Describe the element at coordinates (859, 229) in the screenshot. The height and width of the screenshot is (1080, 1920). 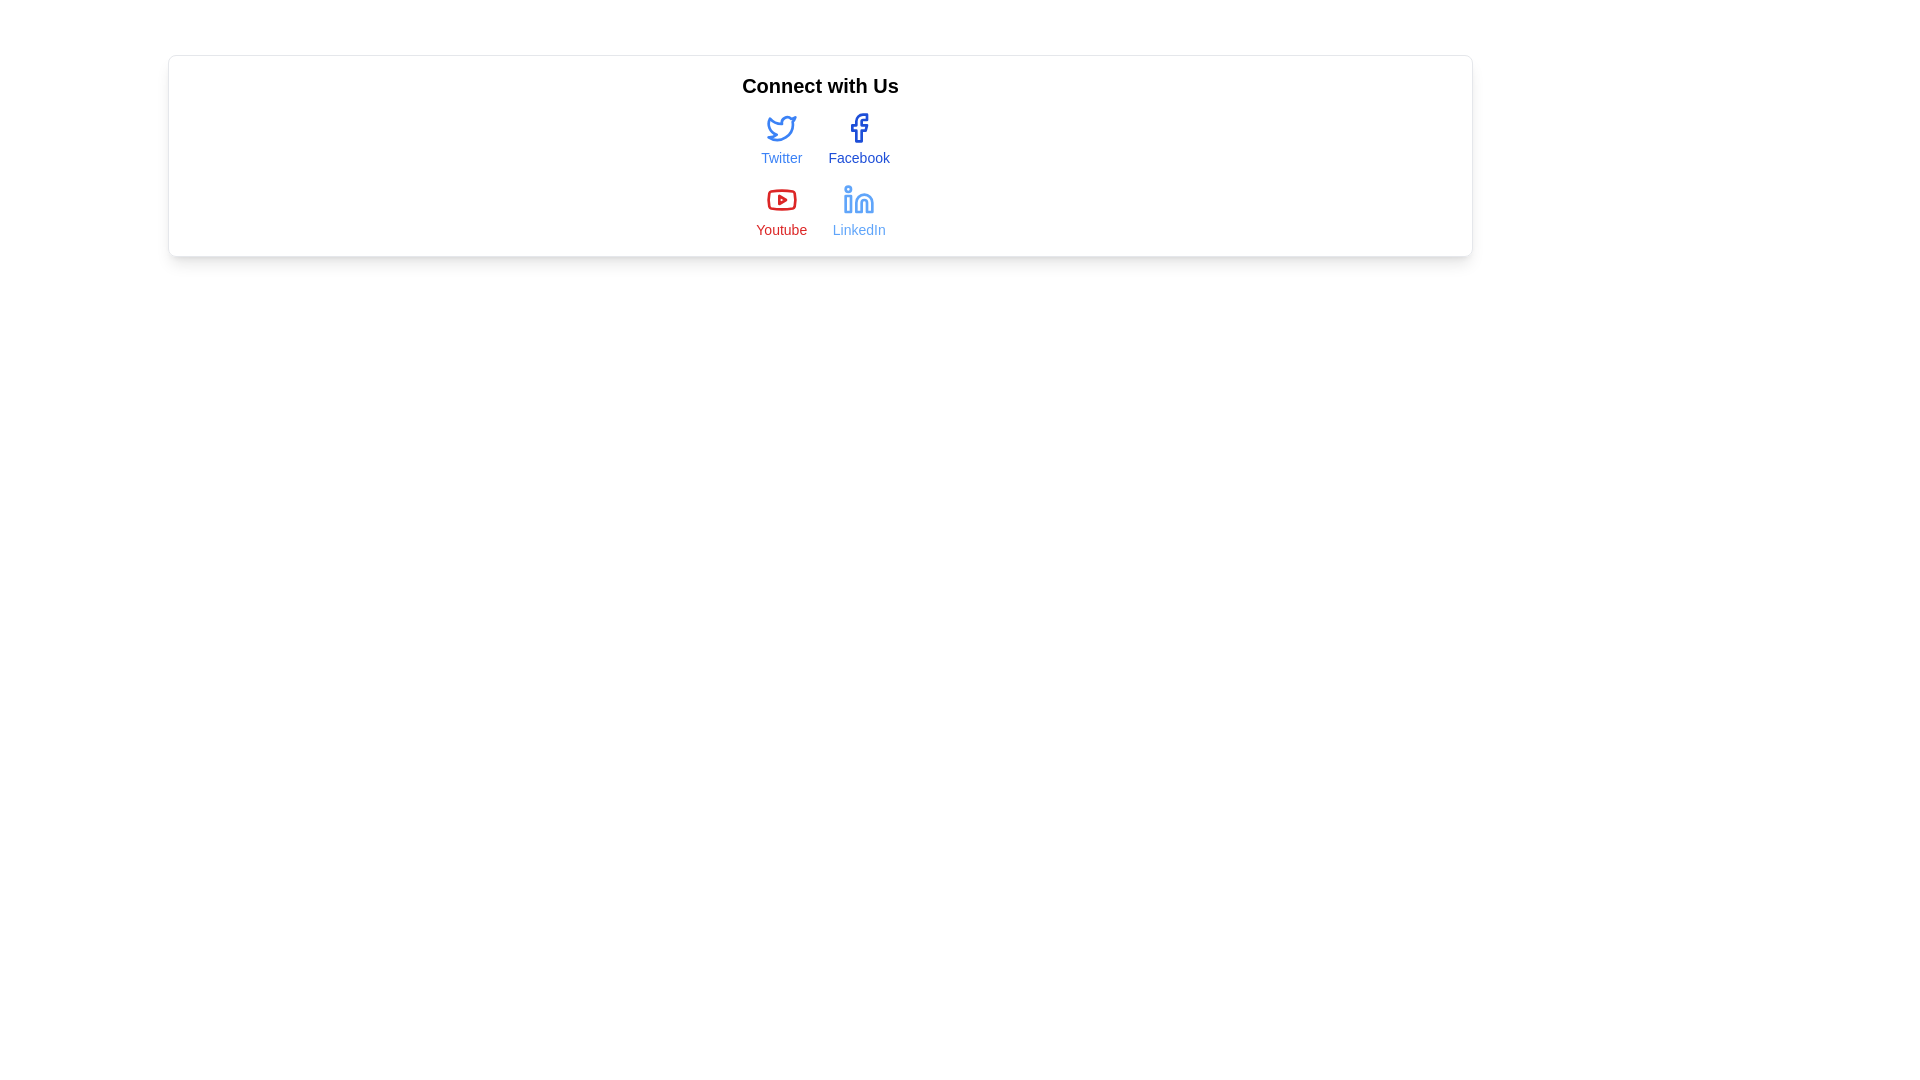
I see `text content of the 'LinkedIn' label, which is a small, blue font positioned below the LinkedIn icon within the social media links section` at that location.